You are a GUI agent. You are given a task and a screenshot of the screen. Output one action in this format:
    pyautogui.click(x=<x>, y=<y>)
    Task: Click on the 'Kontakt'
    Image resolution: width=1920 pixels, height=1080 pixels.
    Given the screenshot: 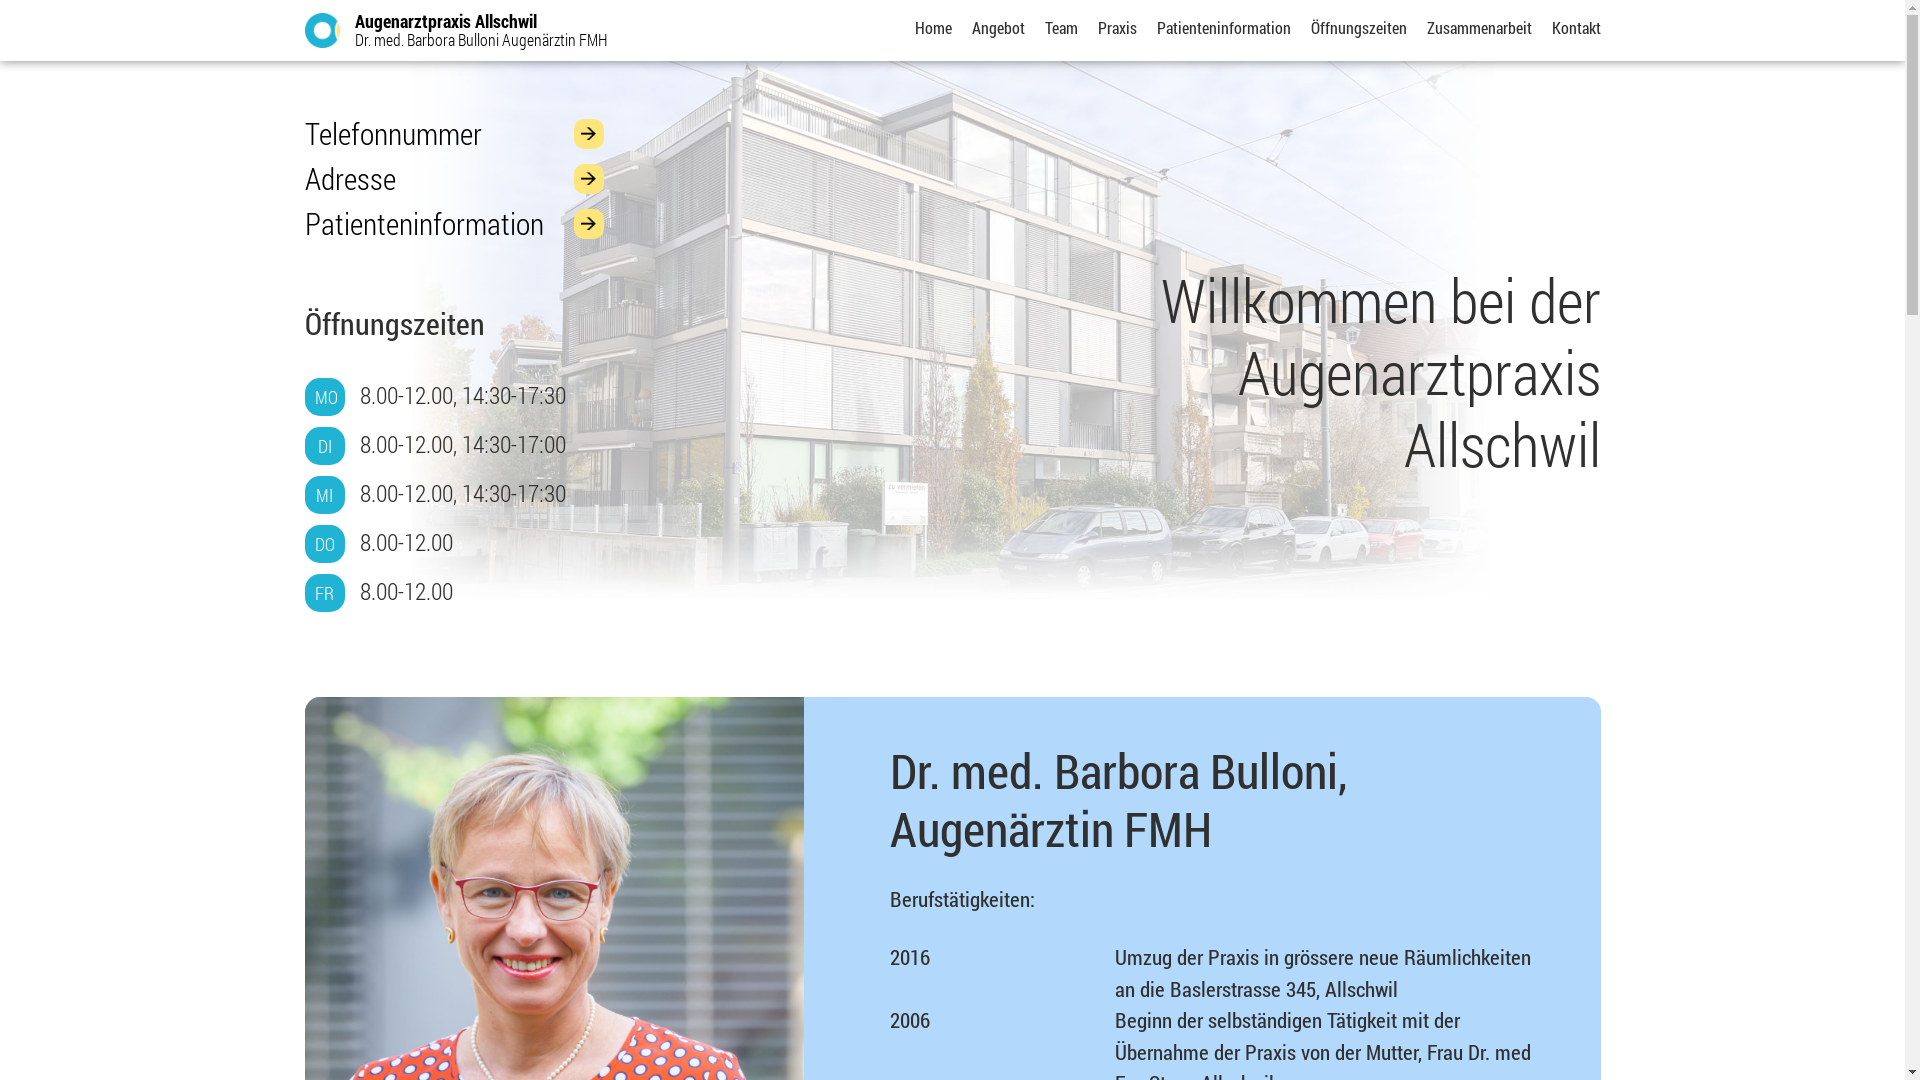 What is the action you would take?
    pyautogui.click(x=1550, y=27)
    